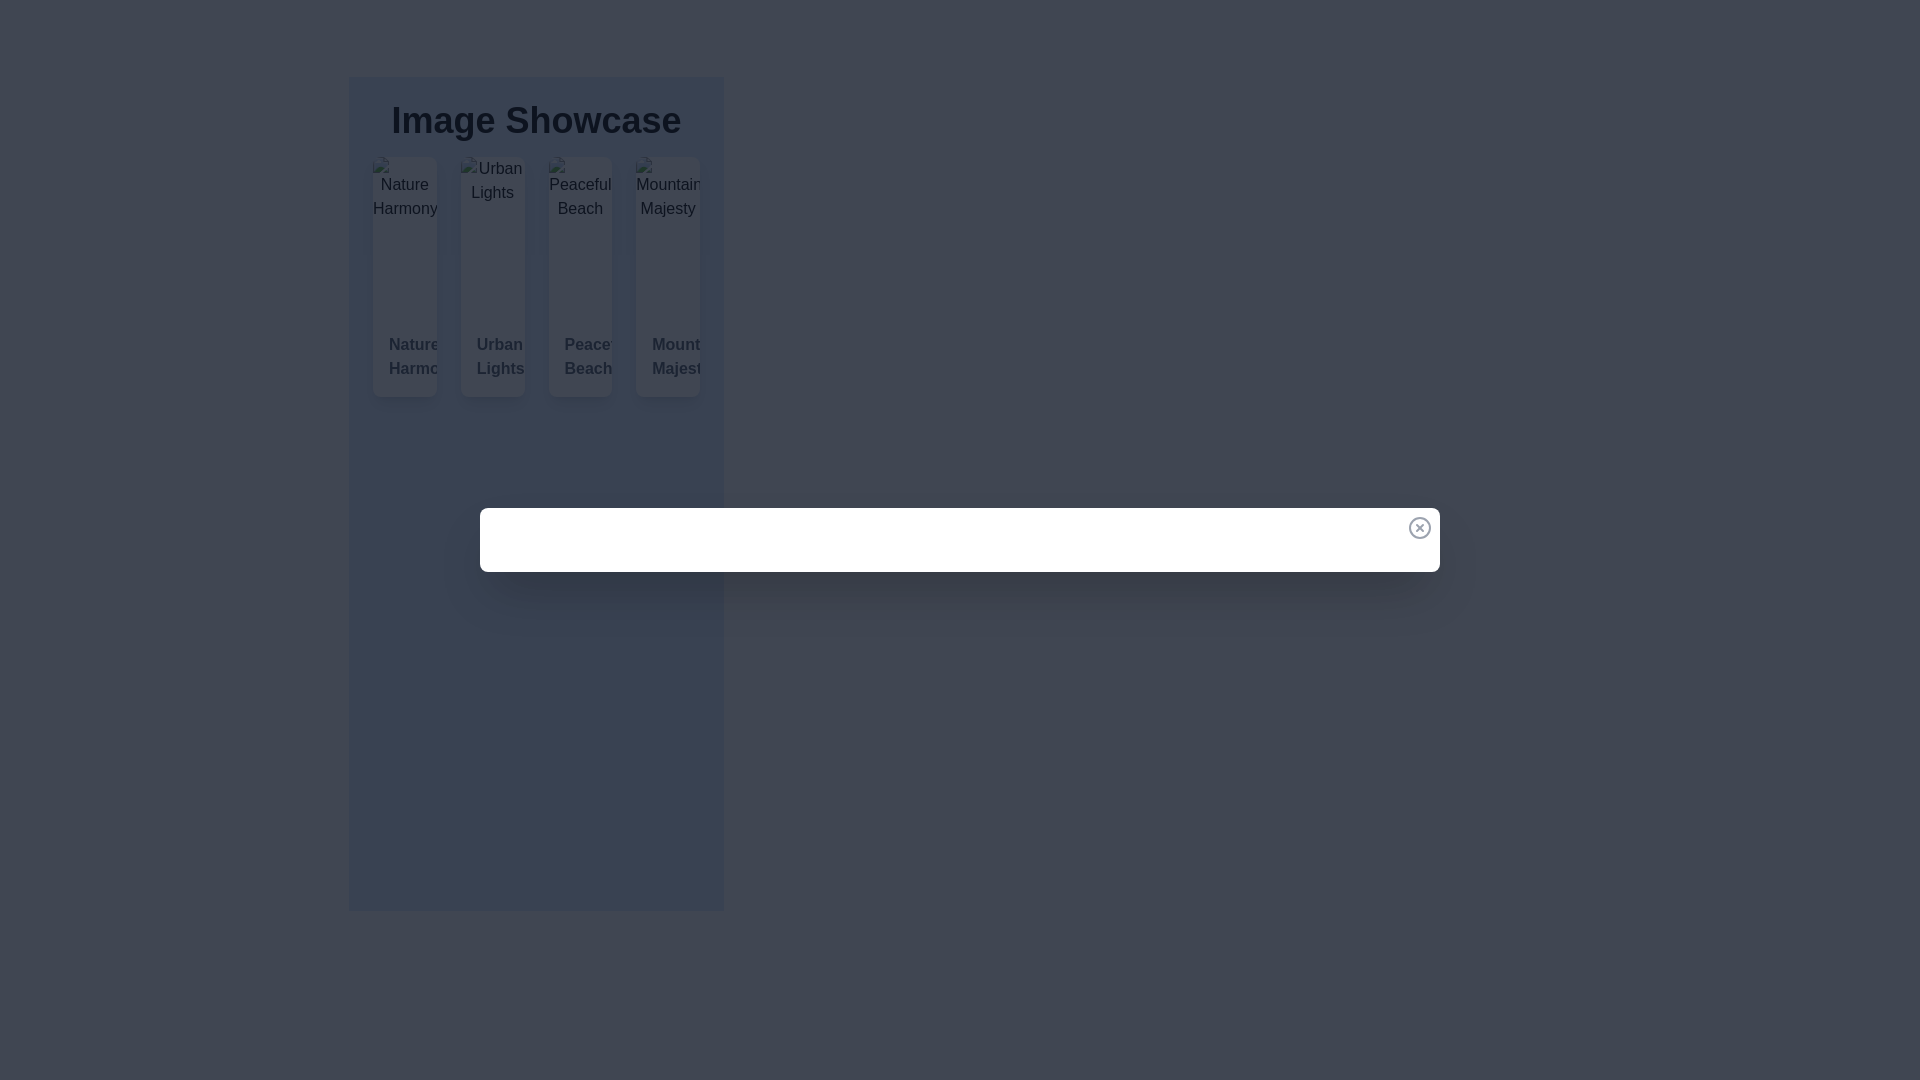 This screenshot has height=1080, width=1920. What do you see at coordinates (403, 356) in the screenshot?
I see `the 'Nature Harmony' text label` at bounding box center [403, 356].